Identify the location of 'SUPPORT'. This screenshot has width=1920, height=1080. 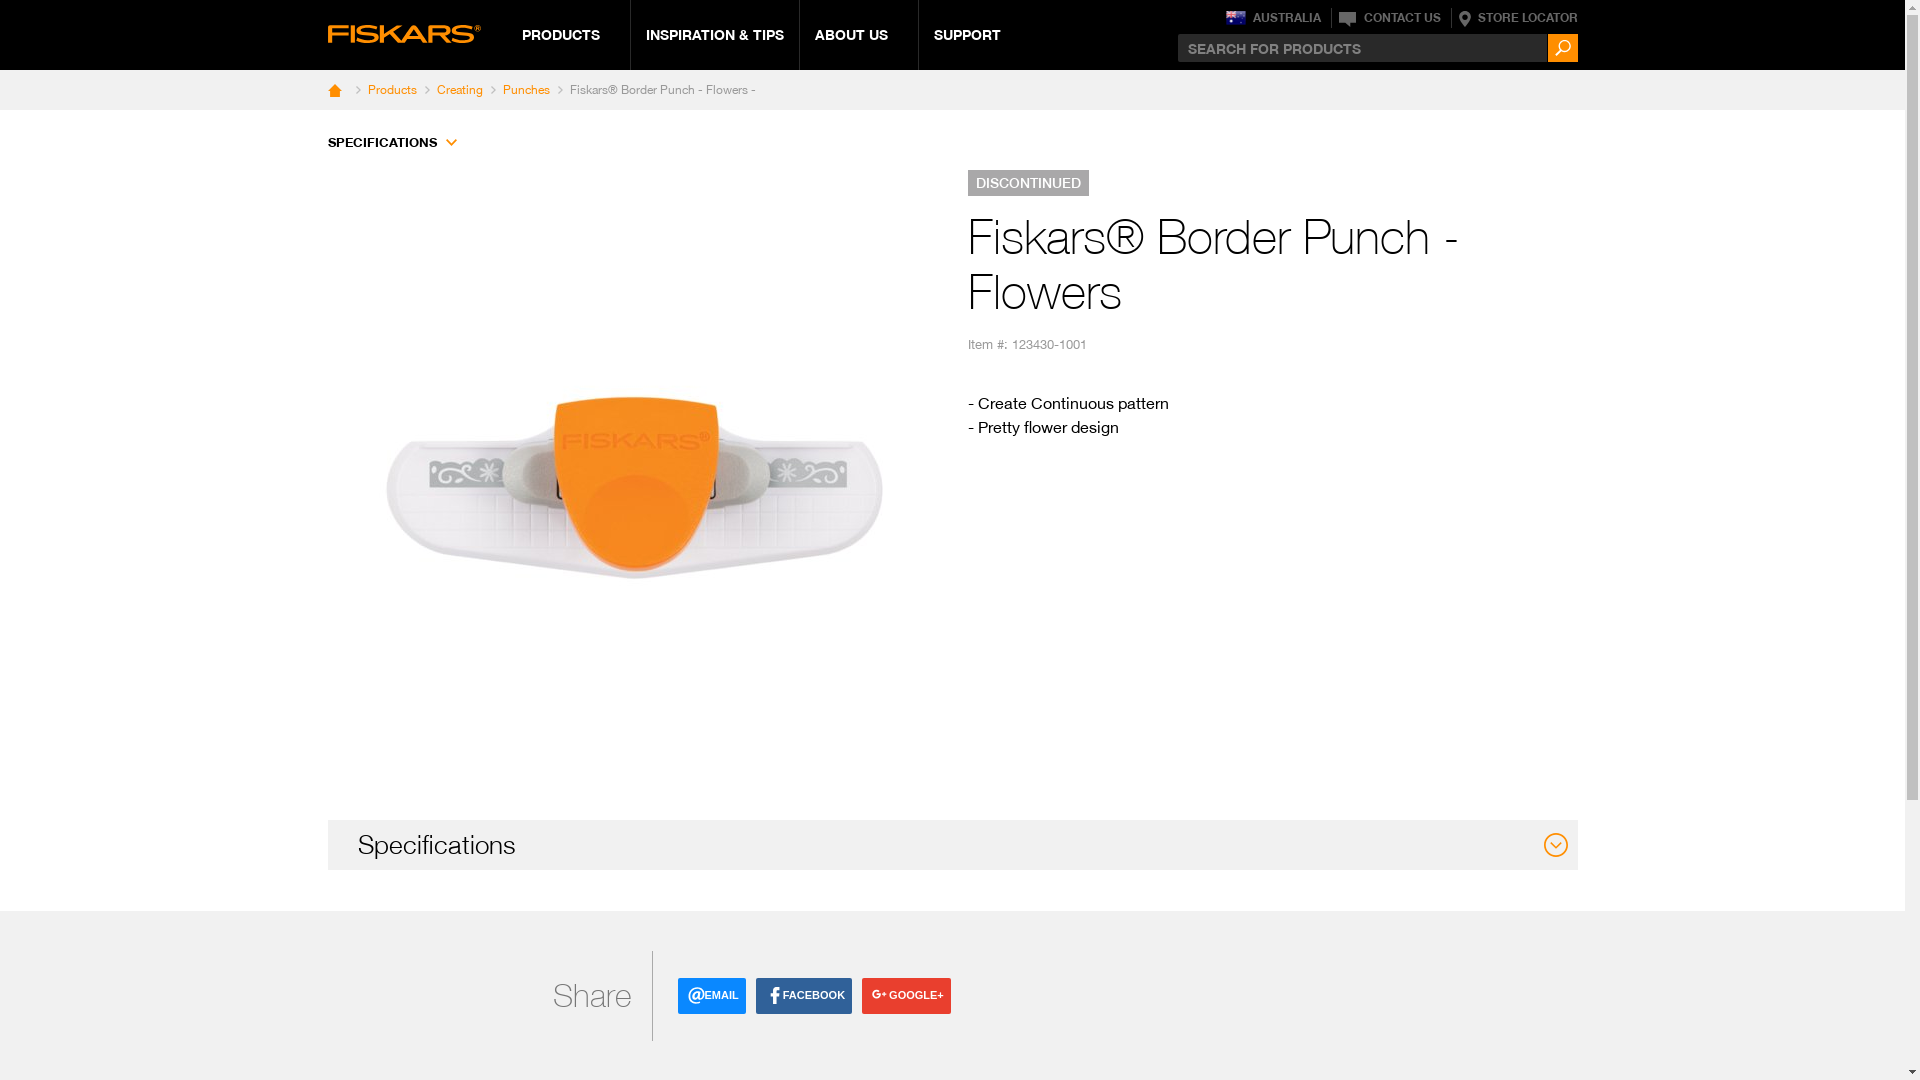
(933, 34).